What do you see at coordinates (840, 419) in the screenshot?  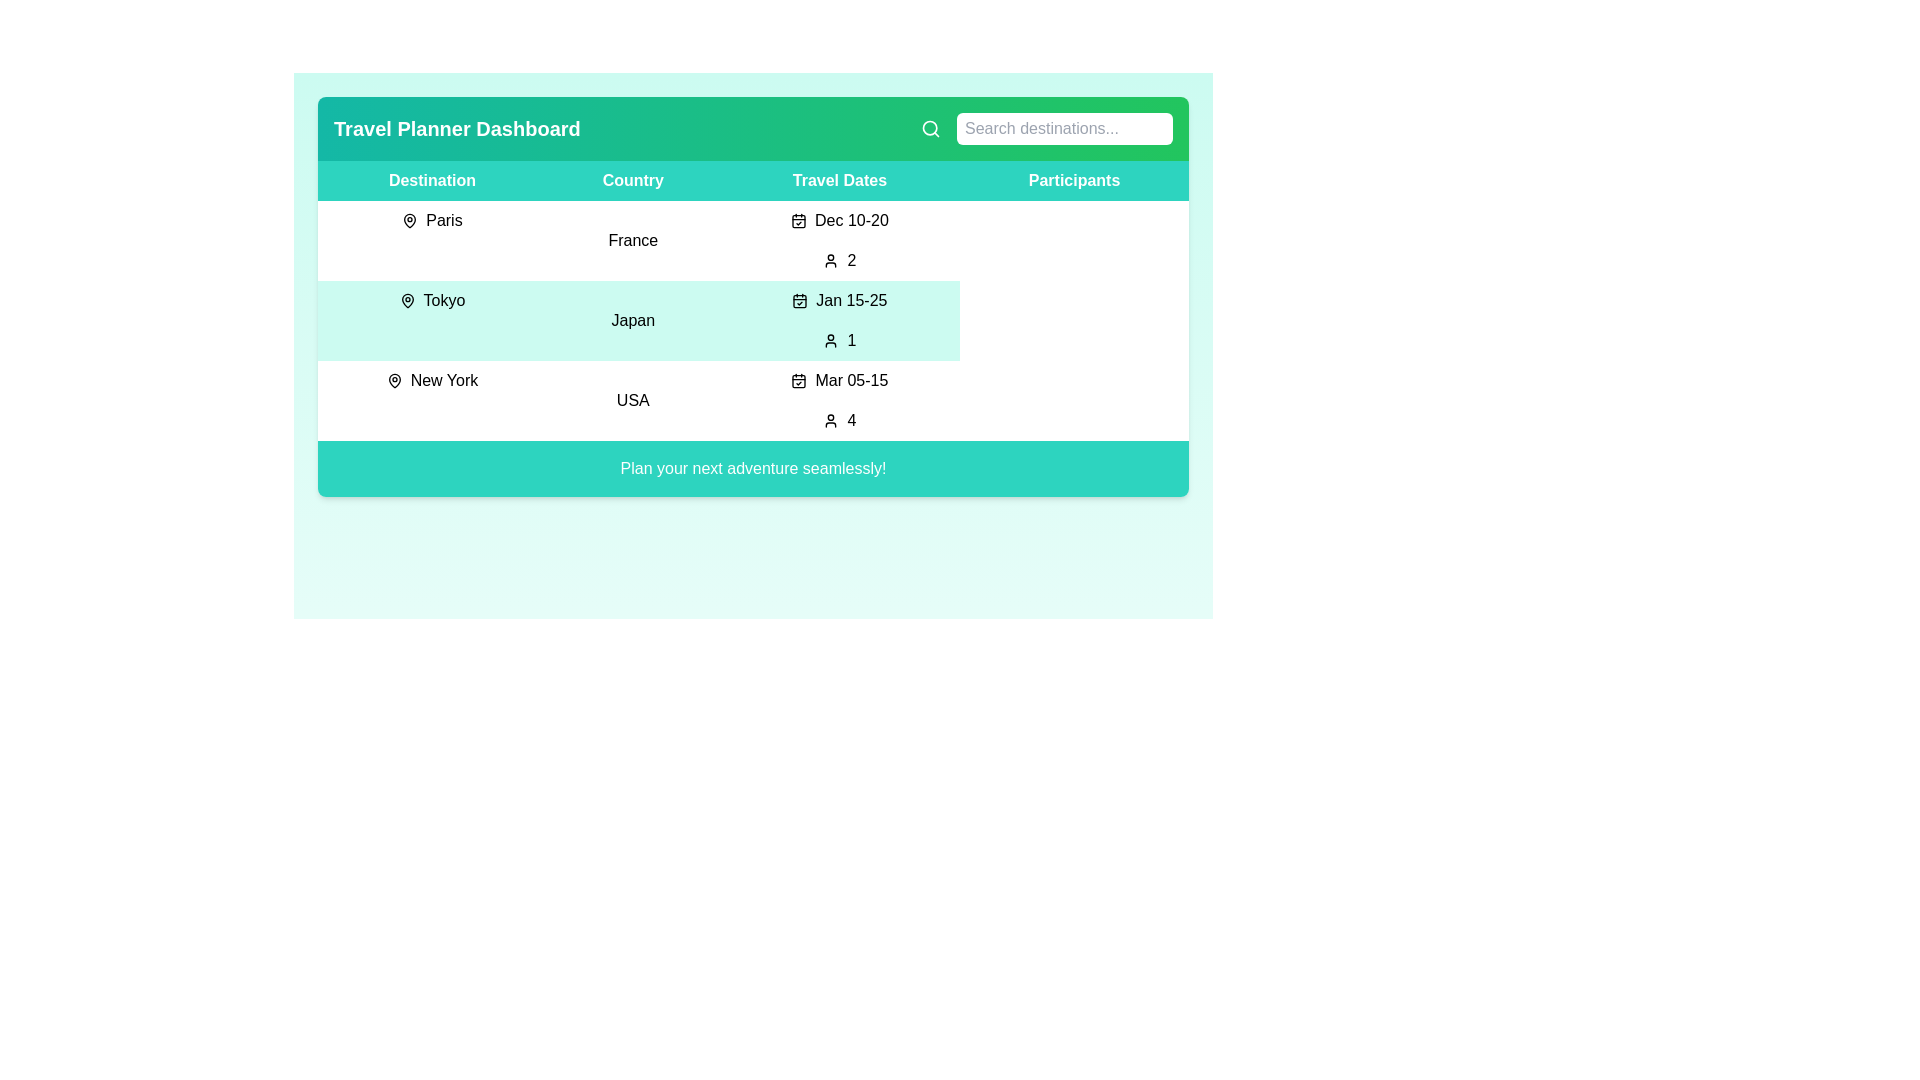 I see `displayed number from the icon and text combination in the fourth column of the third row, aligned with 'New York' and 'USA'` at bounding box center [840, 419].